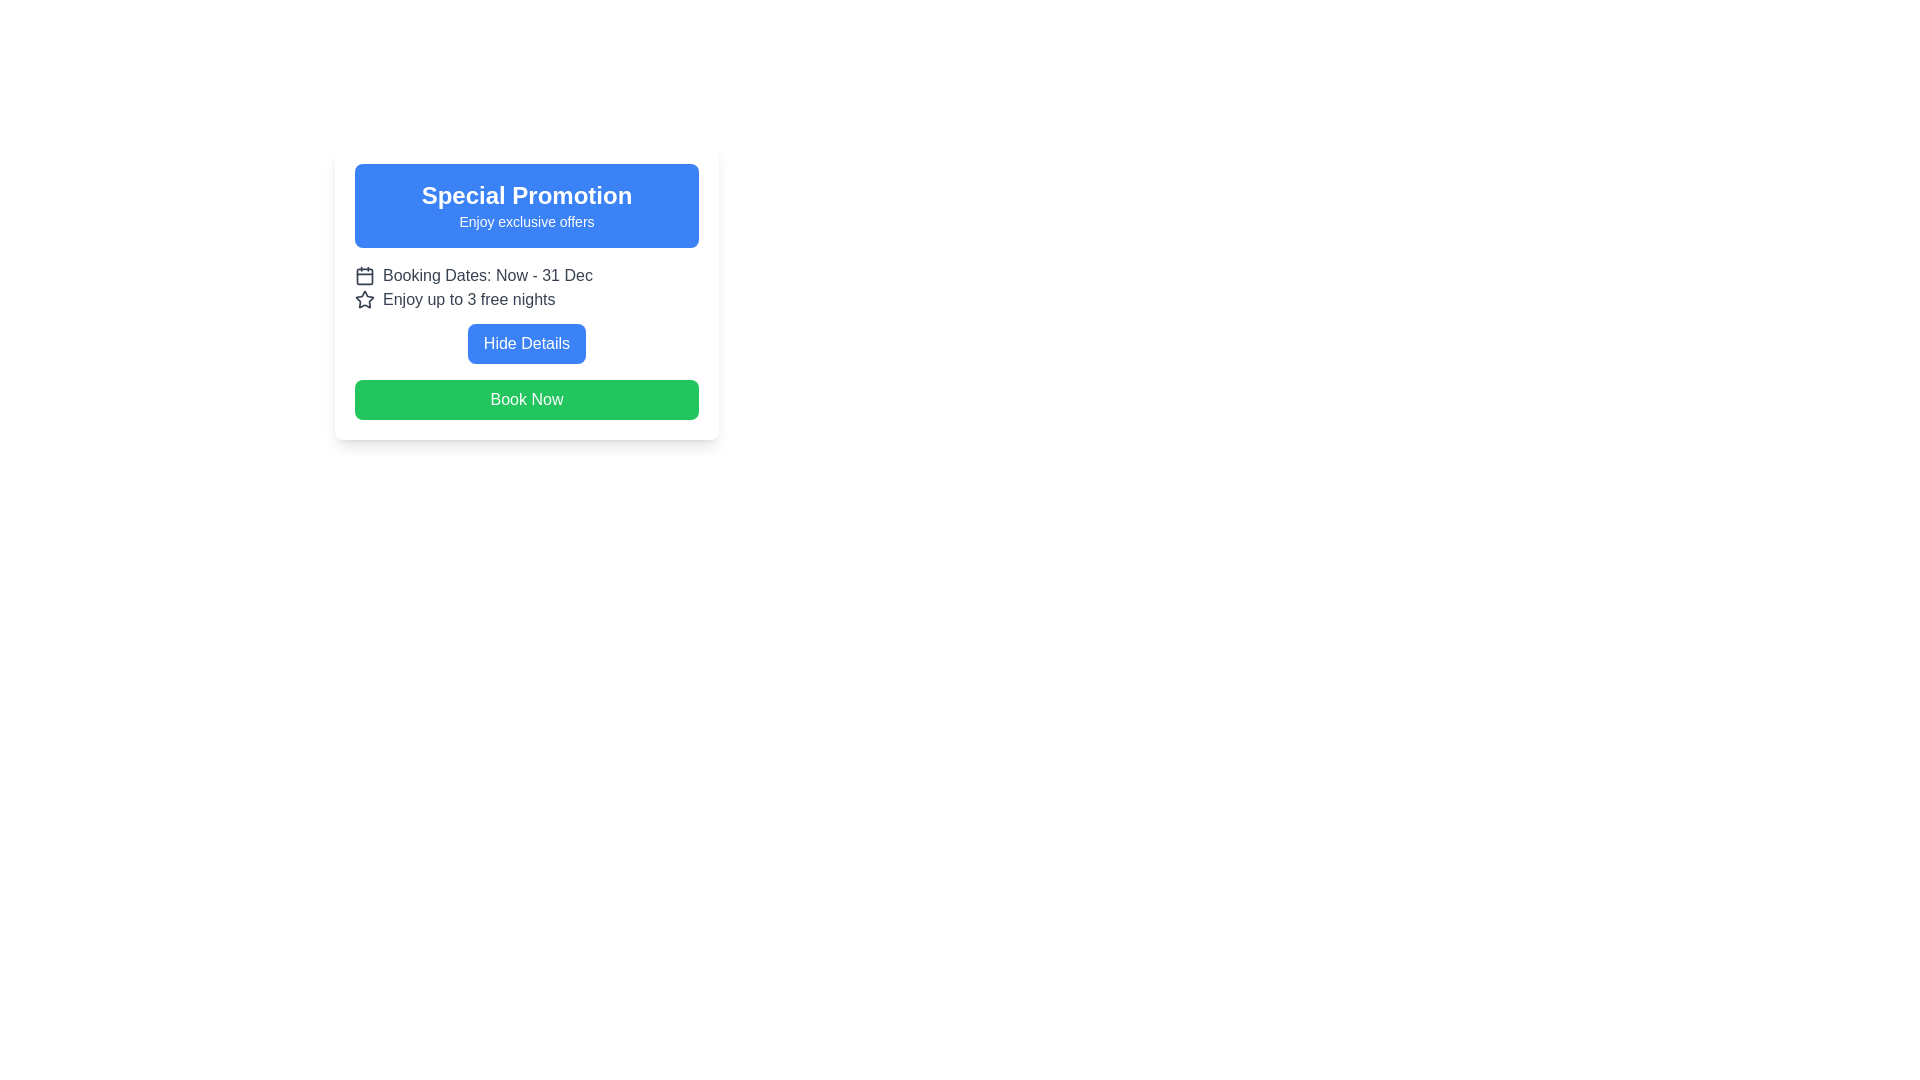  Describe the element at coordinates (527, 205) in the screenshot. I see `the header banner of the promotional card, which is located at the top of the card and summarizes the offer` at that location.